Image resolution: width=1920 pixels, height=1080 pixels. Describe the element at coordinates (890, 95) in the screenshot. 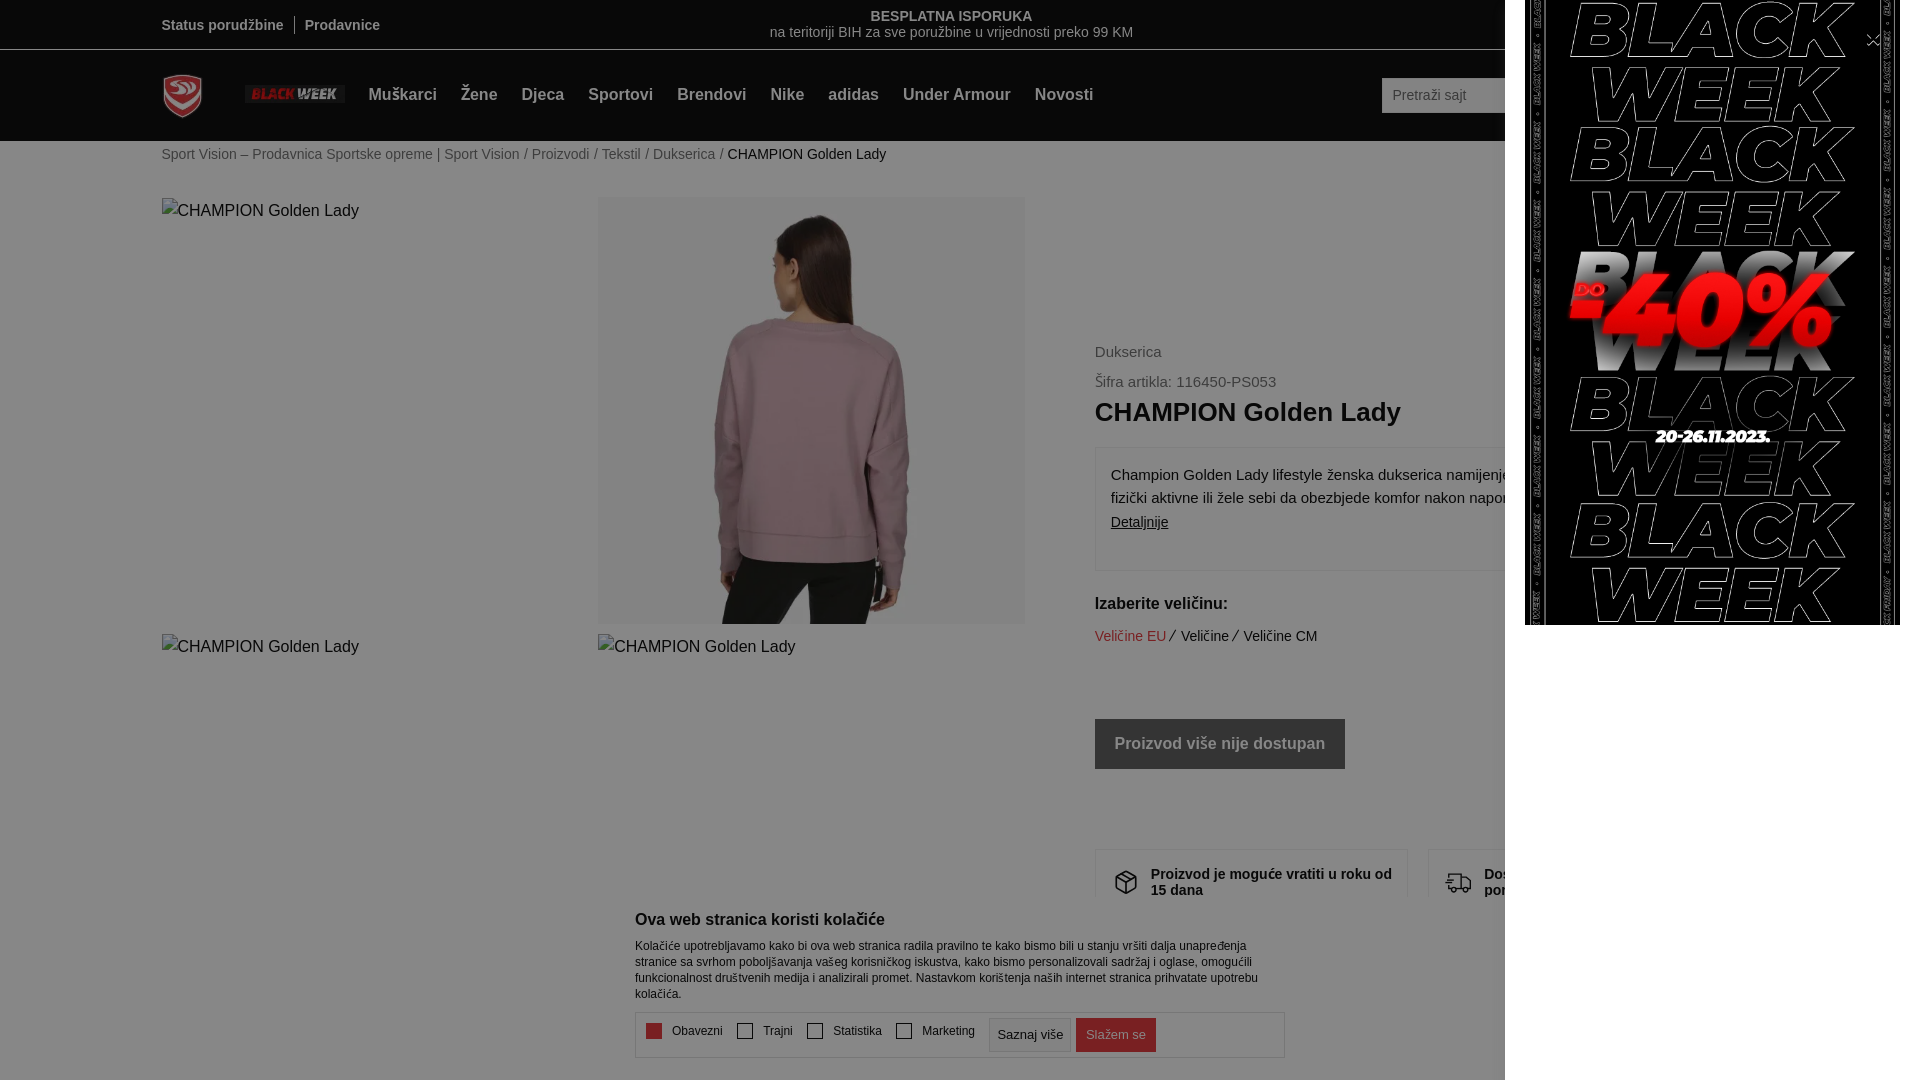

I see `'Under Armour'` at that location.